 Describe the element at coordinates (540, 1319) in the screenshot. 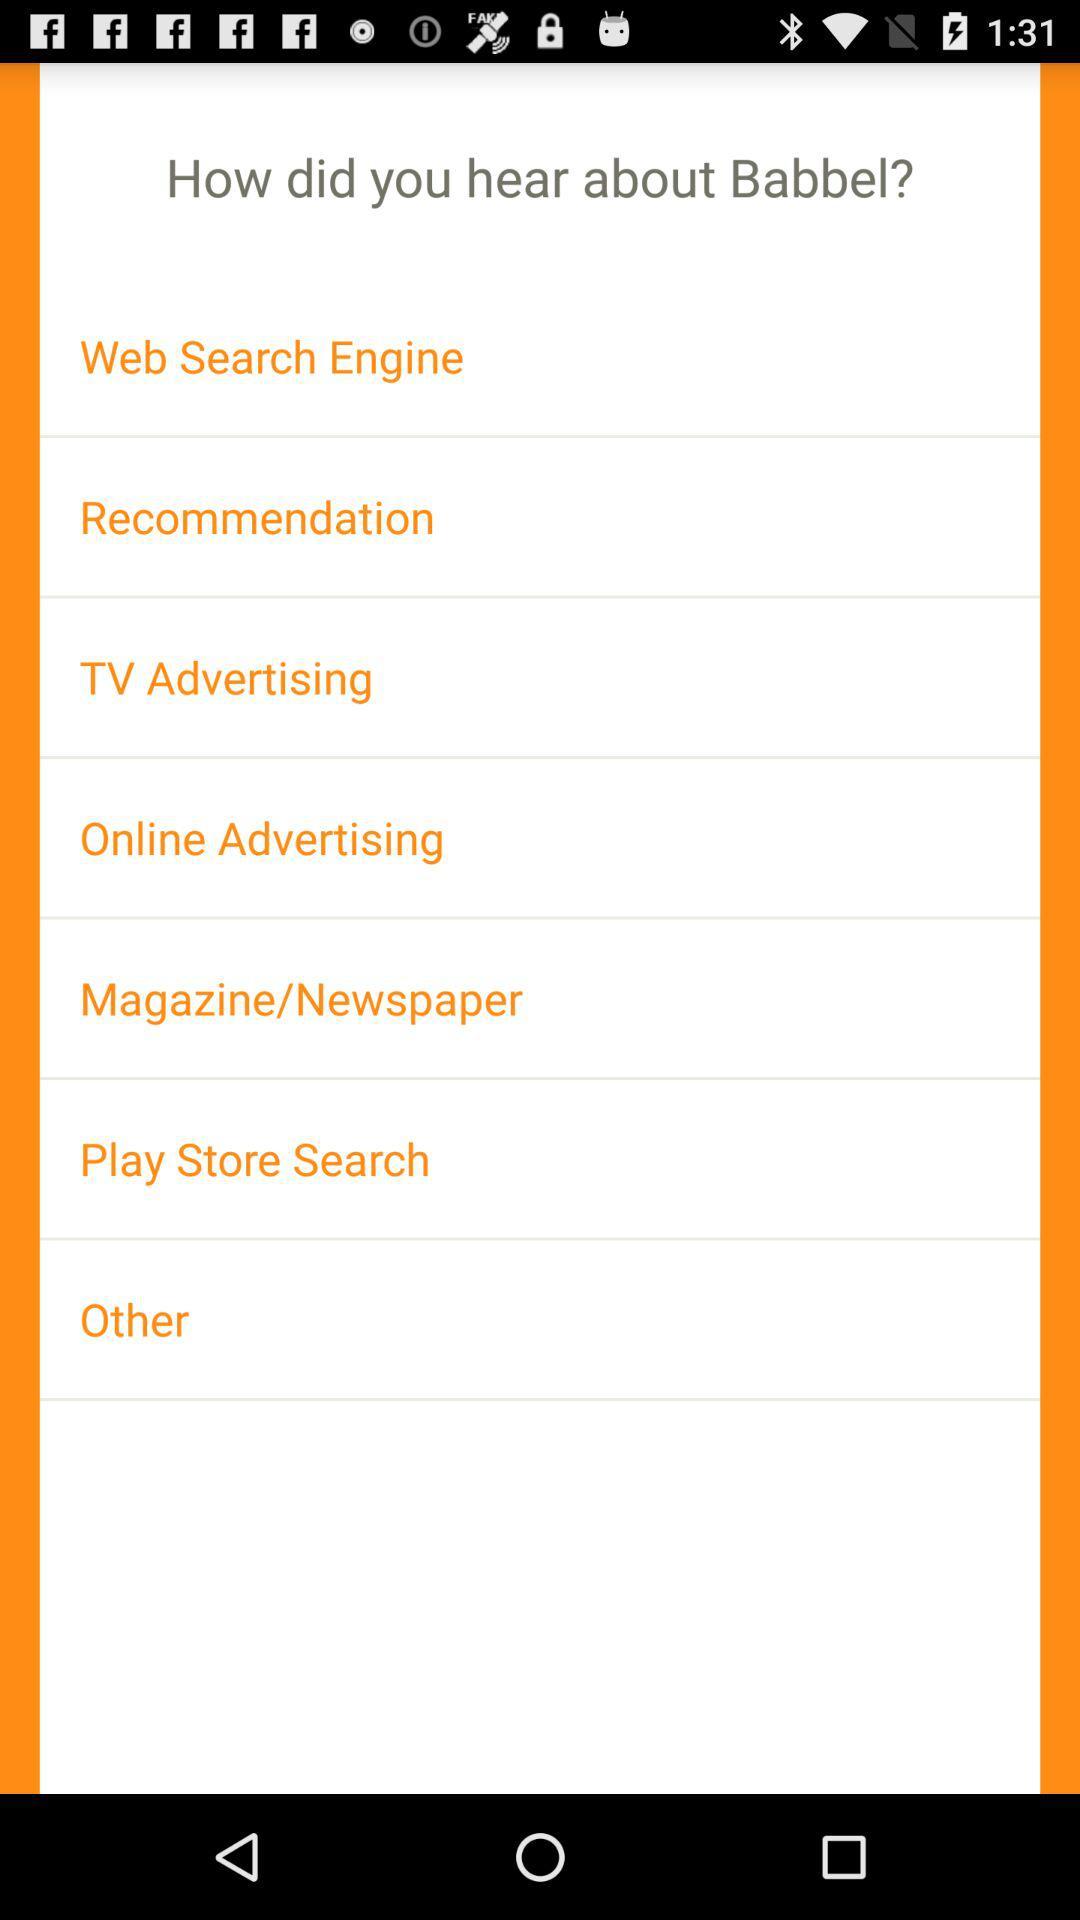

I see `the other at the bottom` at that location.